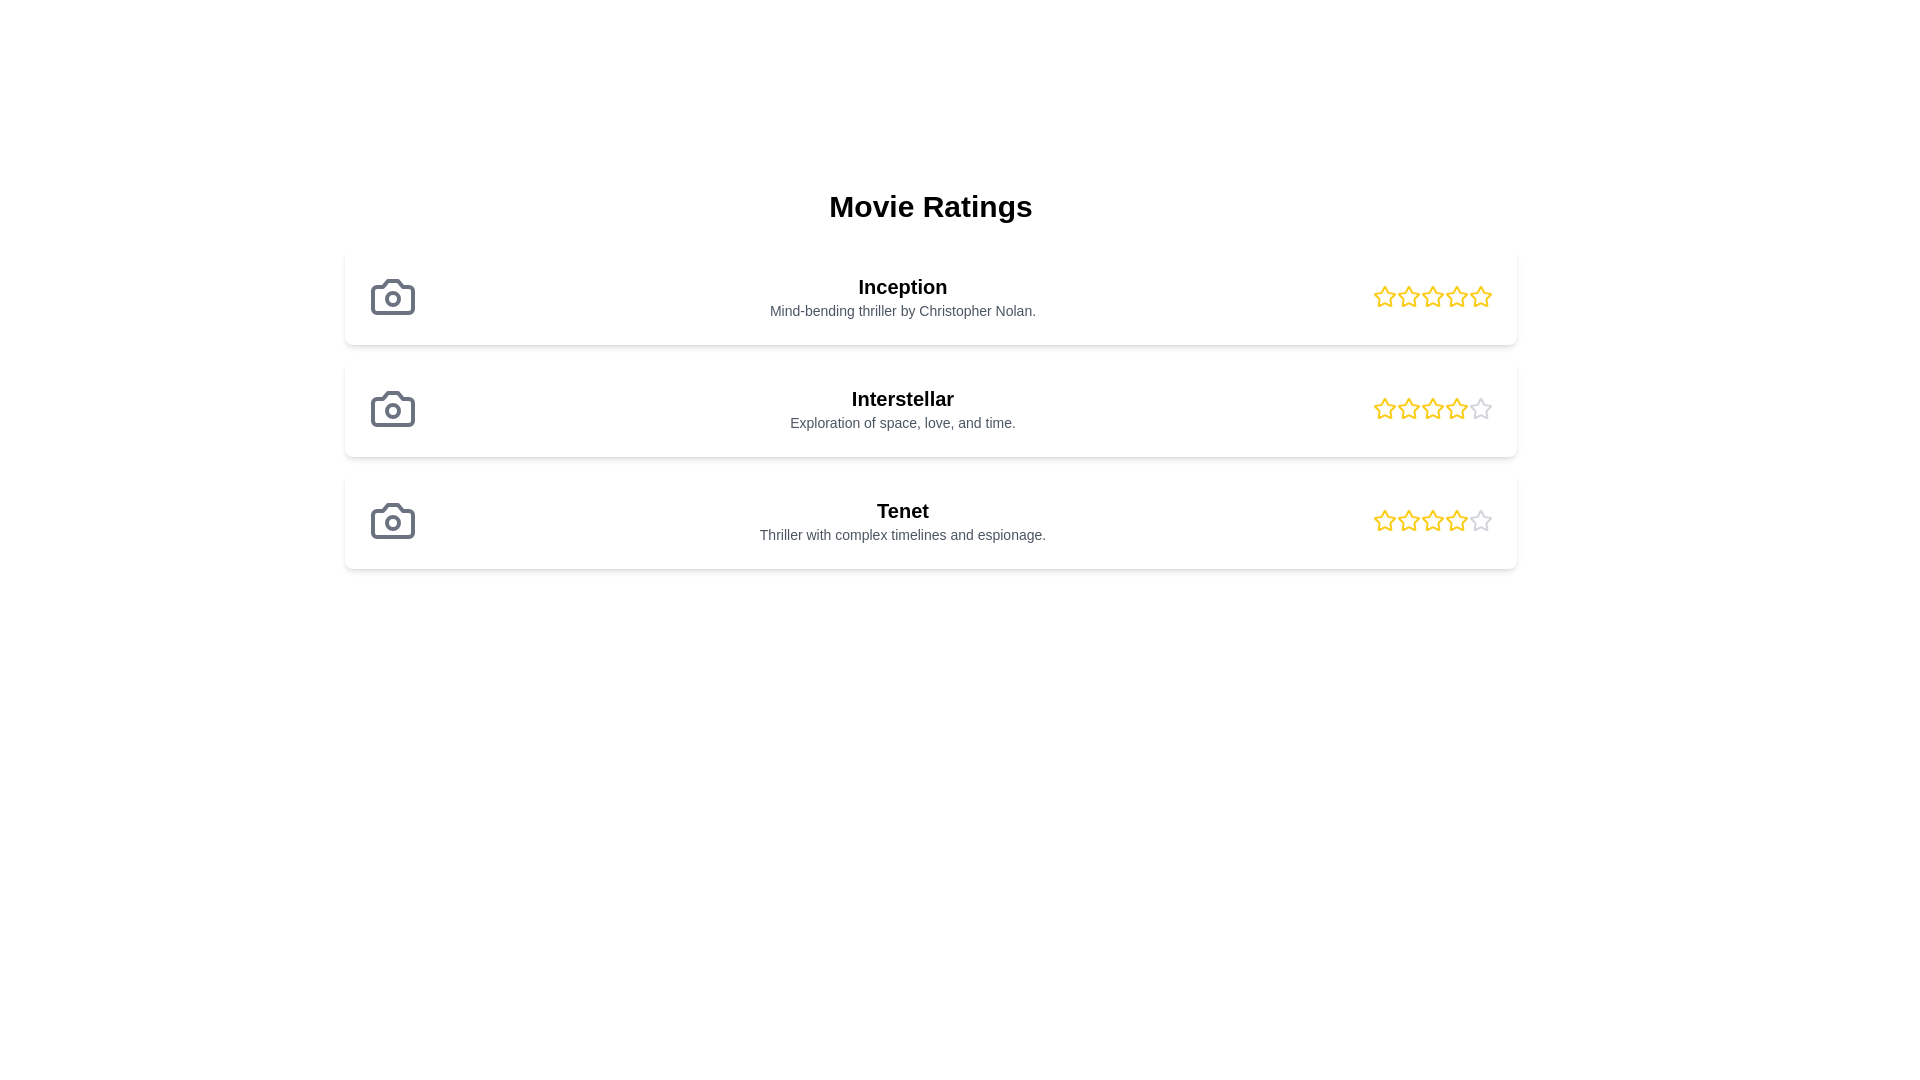  I want to click on the circle element within the SVG graphic that represents the camera icon located in the top left corner of the layout, so click(393, 299).